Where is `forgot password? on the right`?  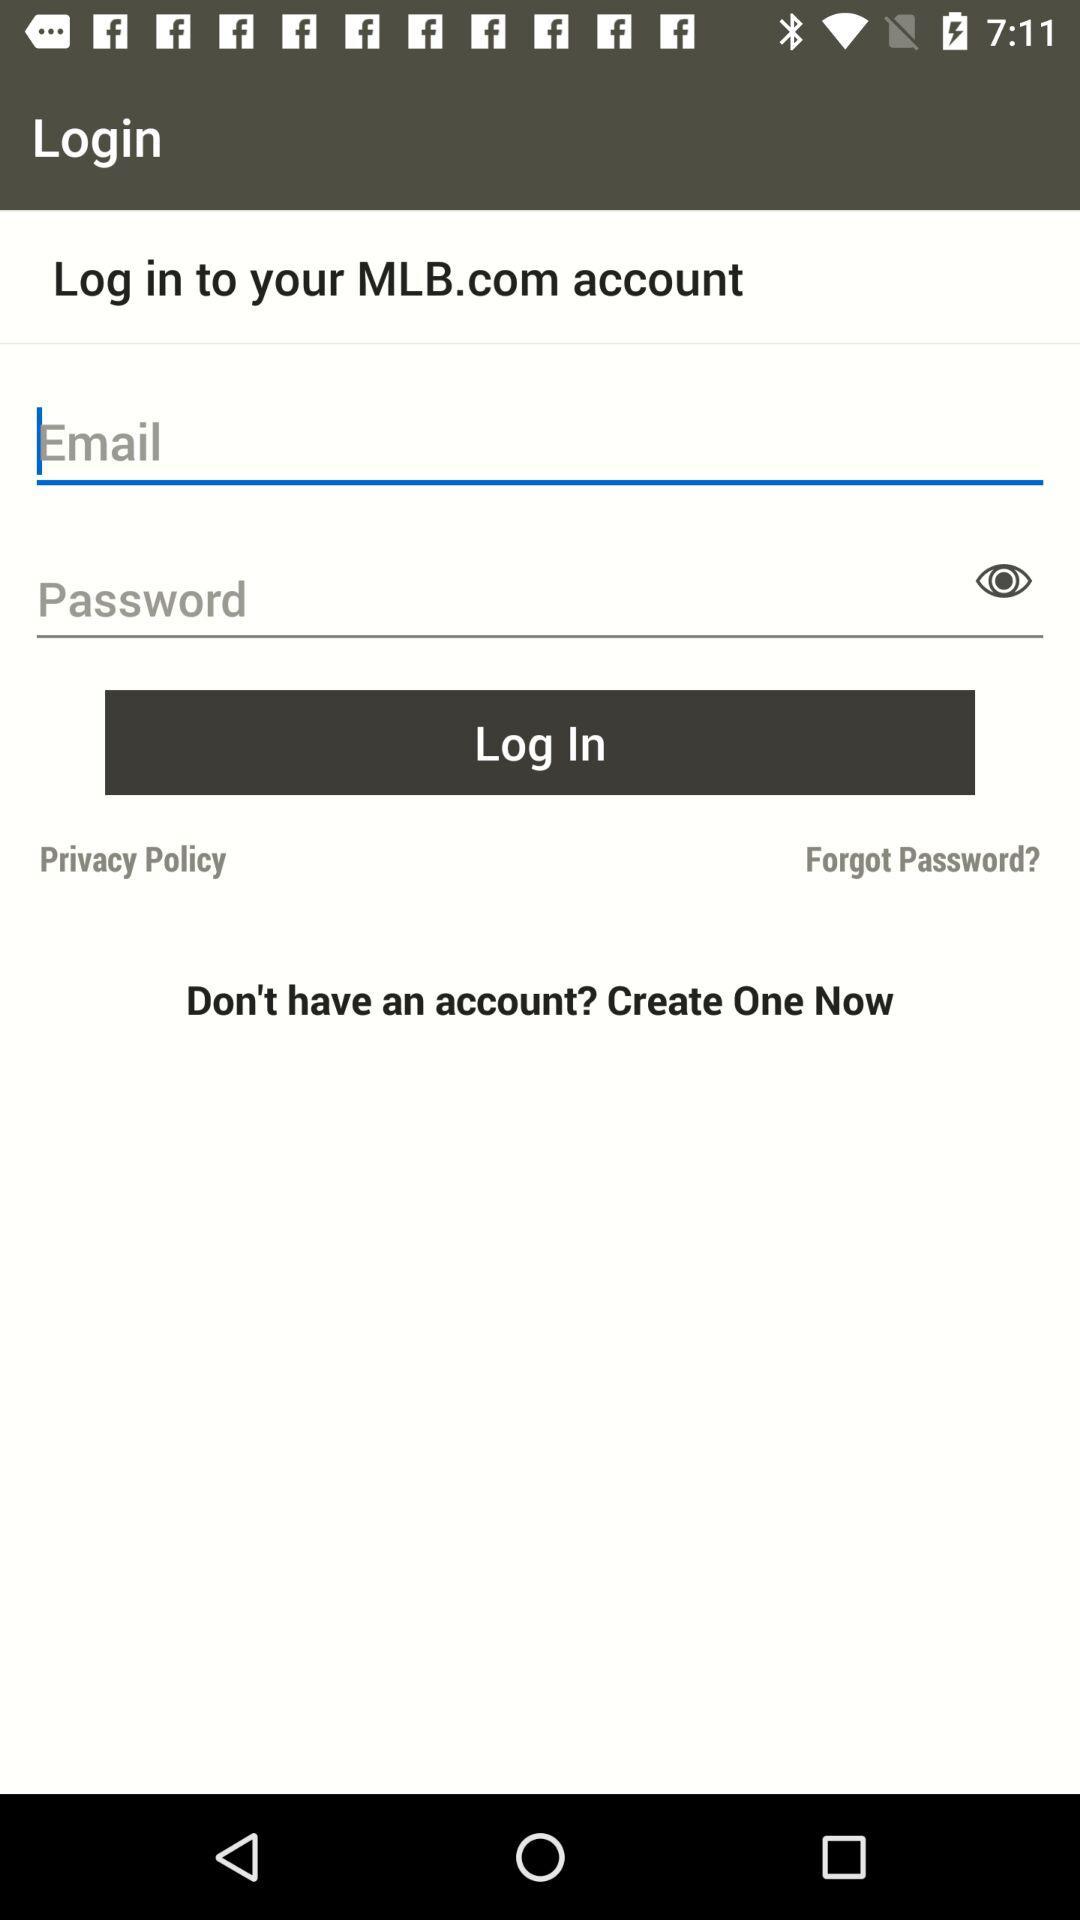 forgot password? on the right is located at coordinates (795, 858).